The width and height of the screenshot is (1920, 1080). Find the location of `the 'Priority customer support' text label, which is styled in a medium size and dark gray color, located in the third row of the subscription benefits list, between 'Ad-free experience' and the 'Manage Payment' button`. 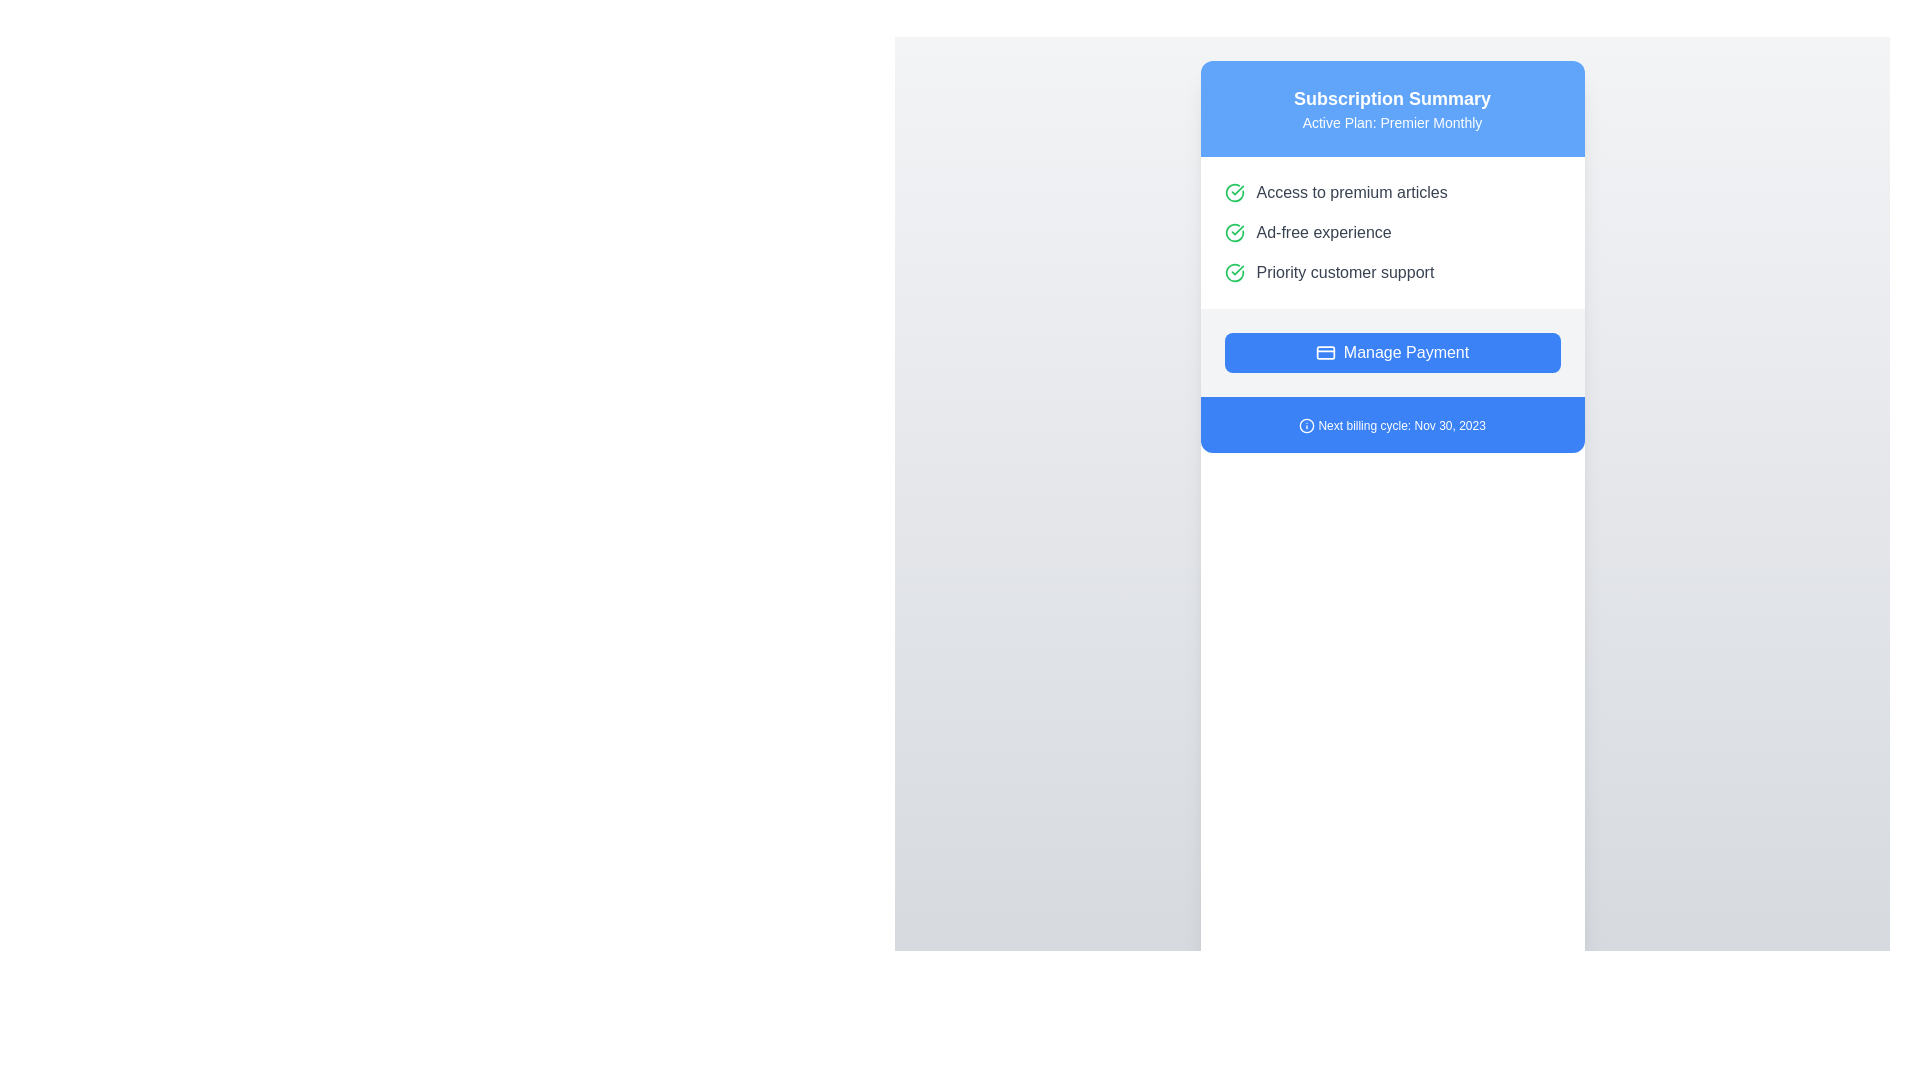

the 'Priority customer support' text label, which is styled in a medium size and dark gray color, located in the third row of the subscription benefits list, between 'Ad-free experience' and the 'Manage Payment' button is located at coordinates (1345, 273).